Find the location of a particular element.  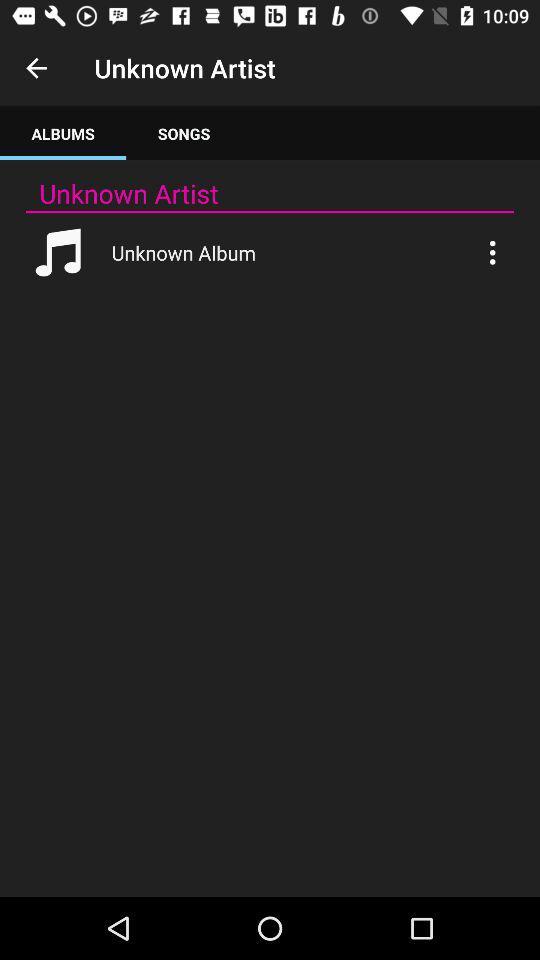

app below unknown artist icon is located at coordinates (270, 212).